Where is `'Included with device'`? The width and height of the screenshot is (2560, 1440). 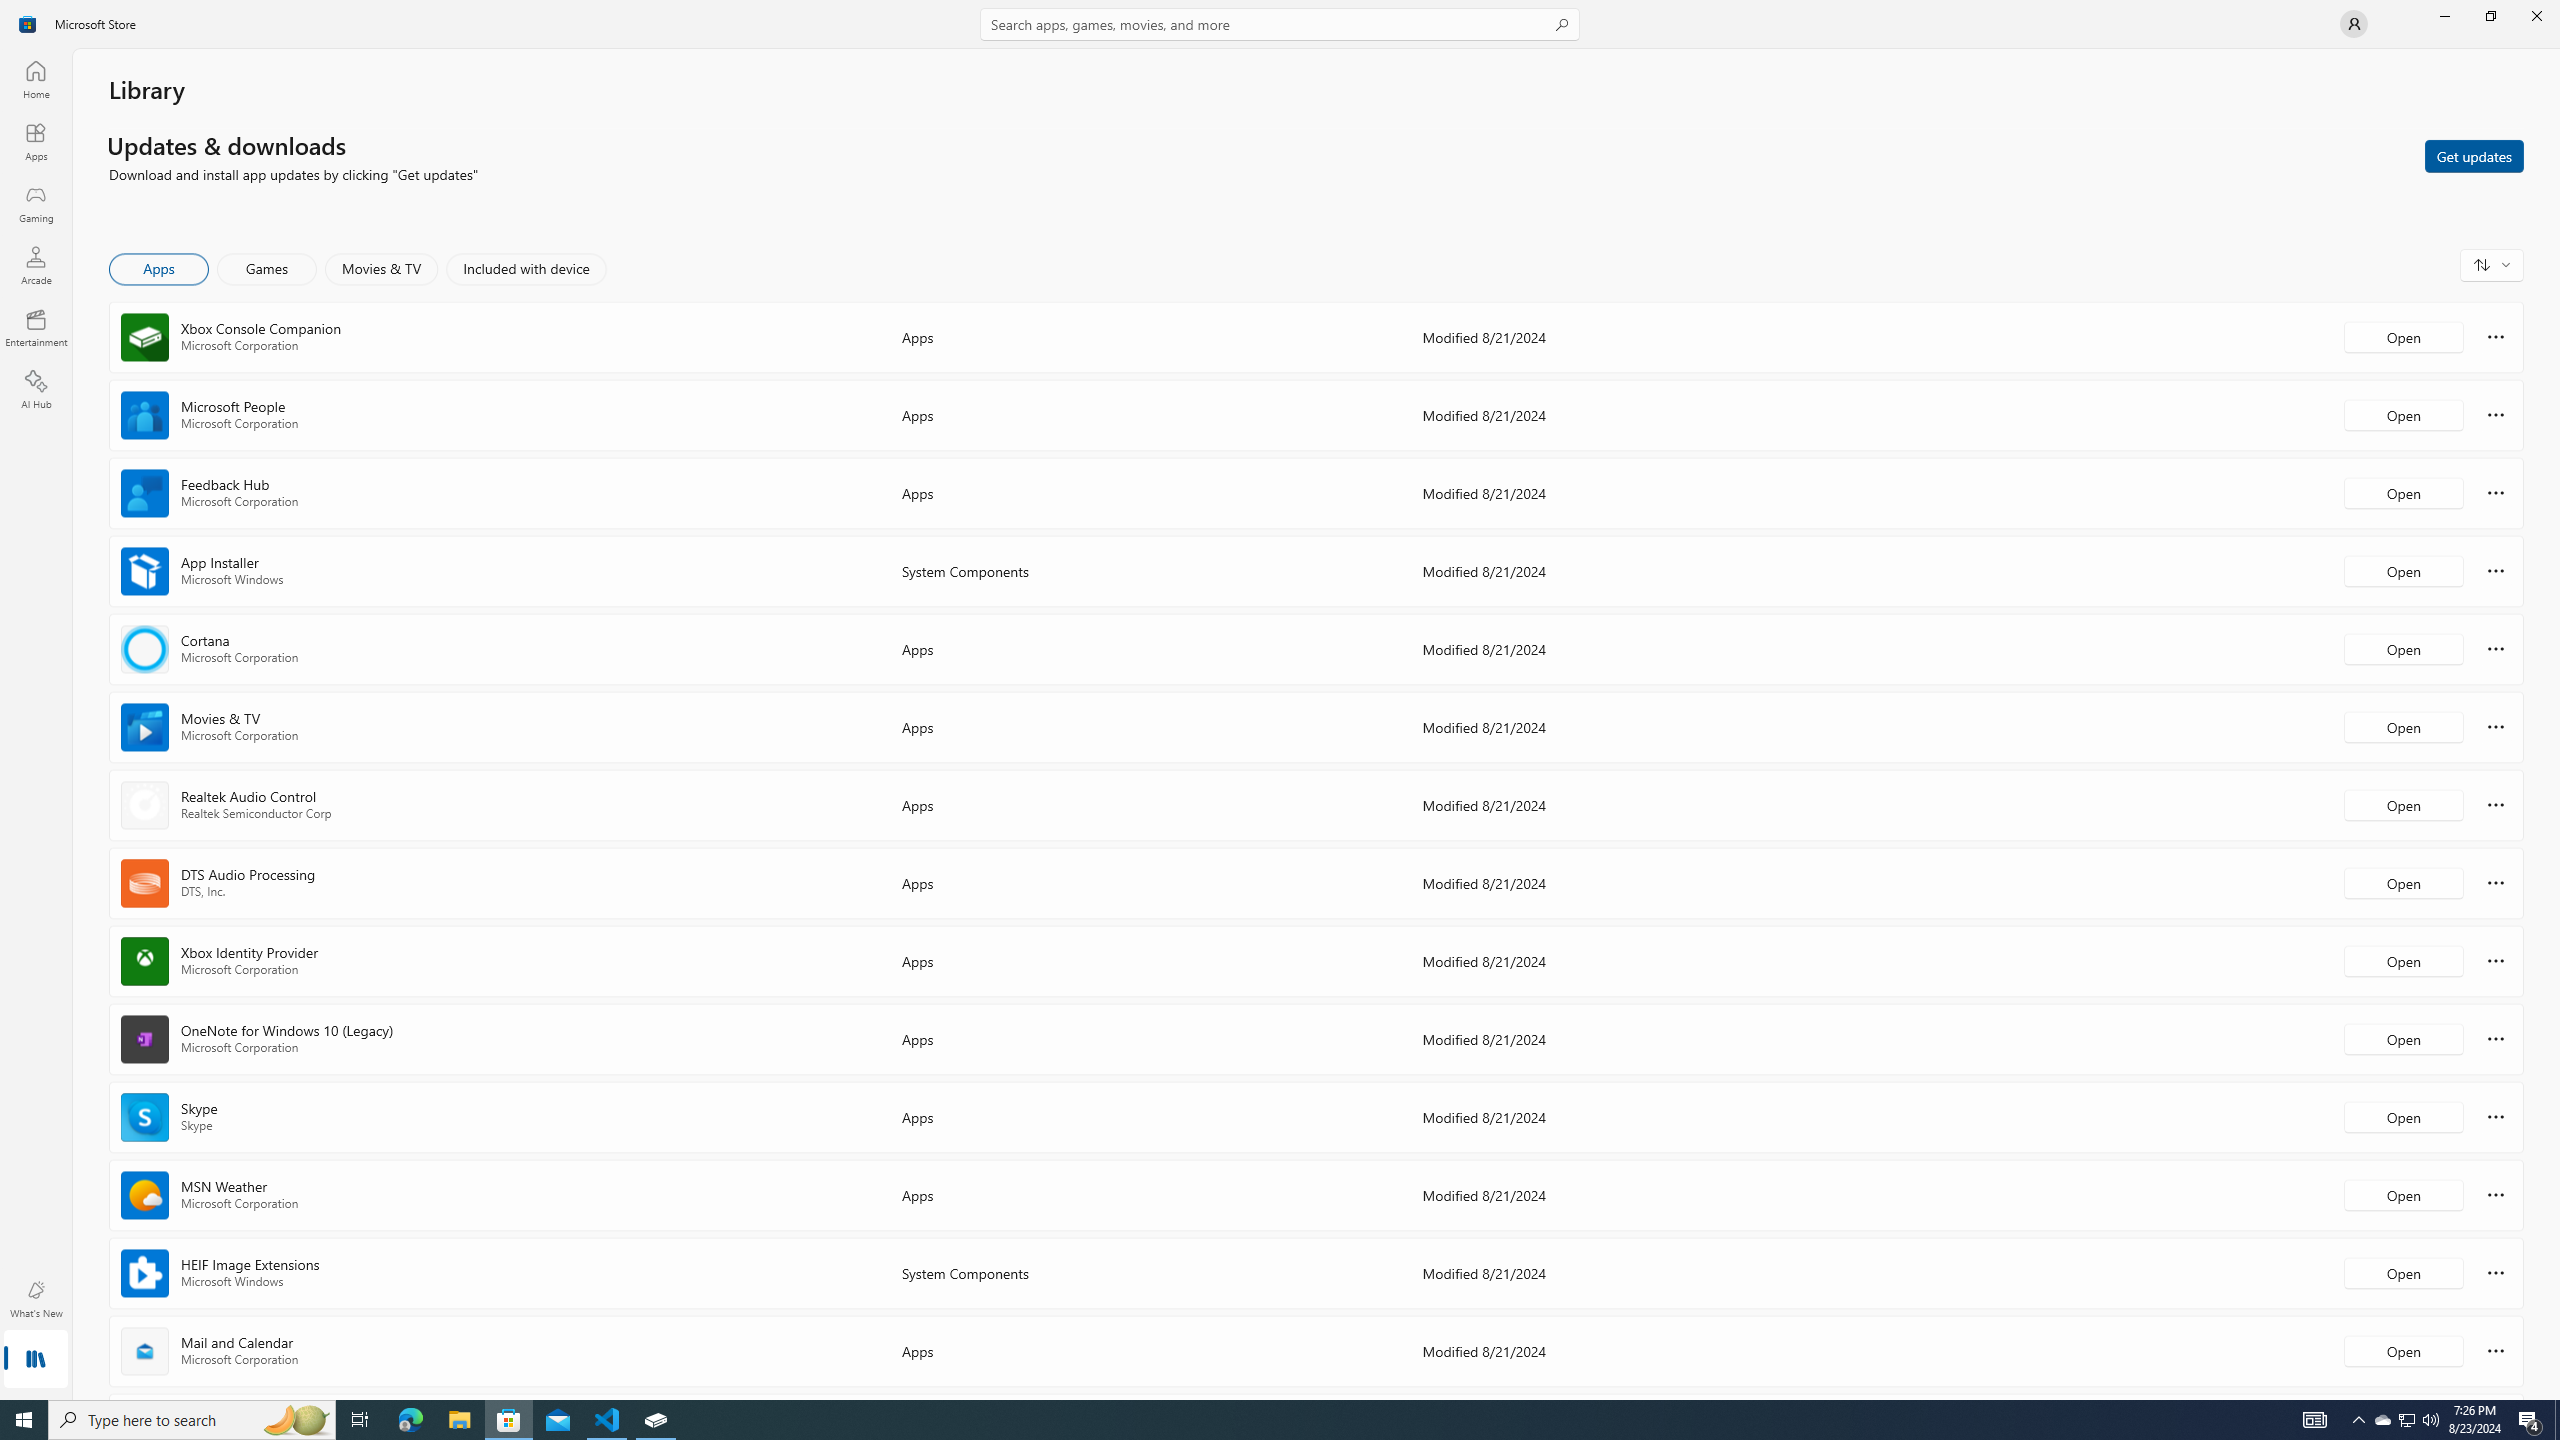 'Included with device' is located at coordinates (525, 268).